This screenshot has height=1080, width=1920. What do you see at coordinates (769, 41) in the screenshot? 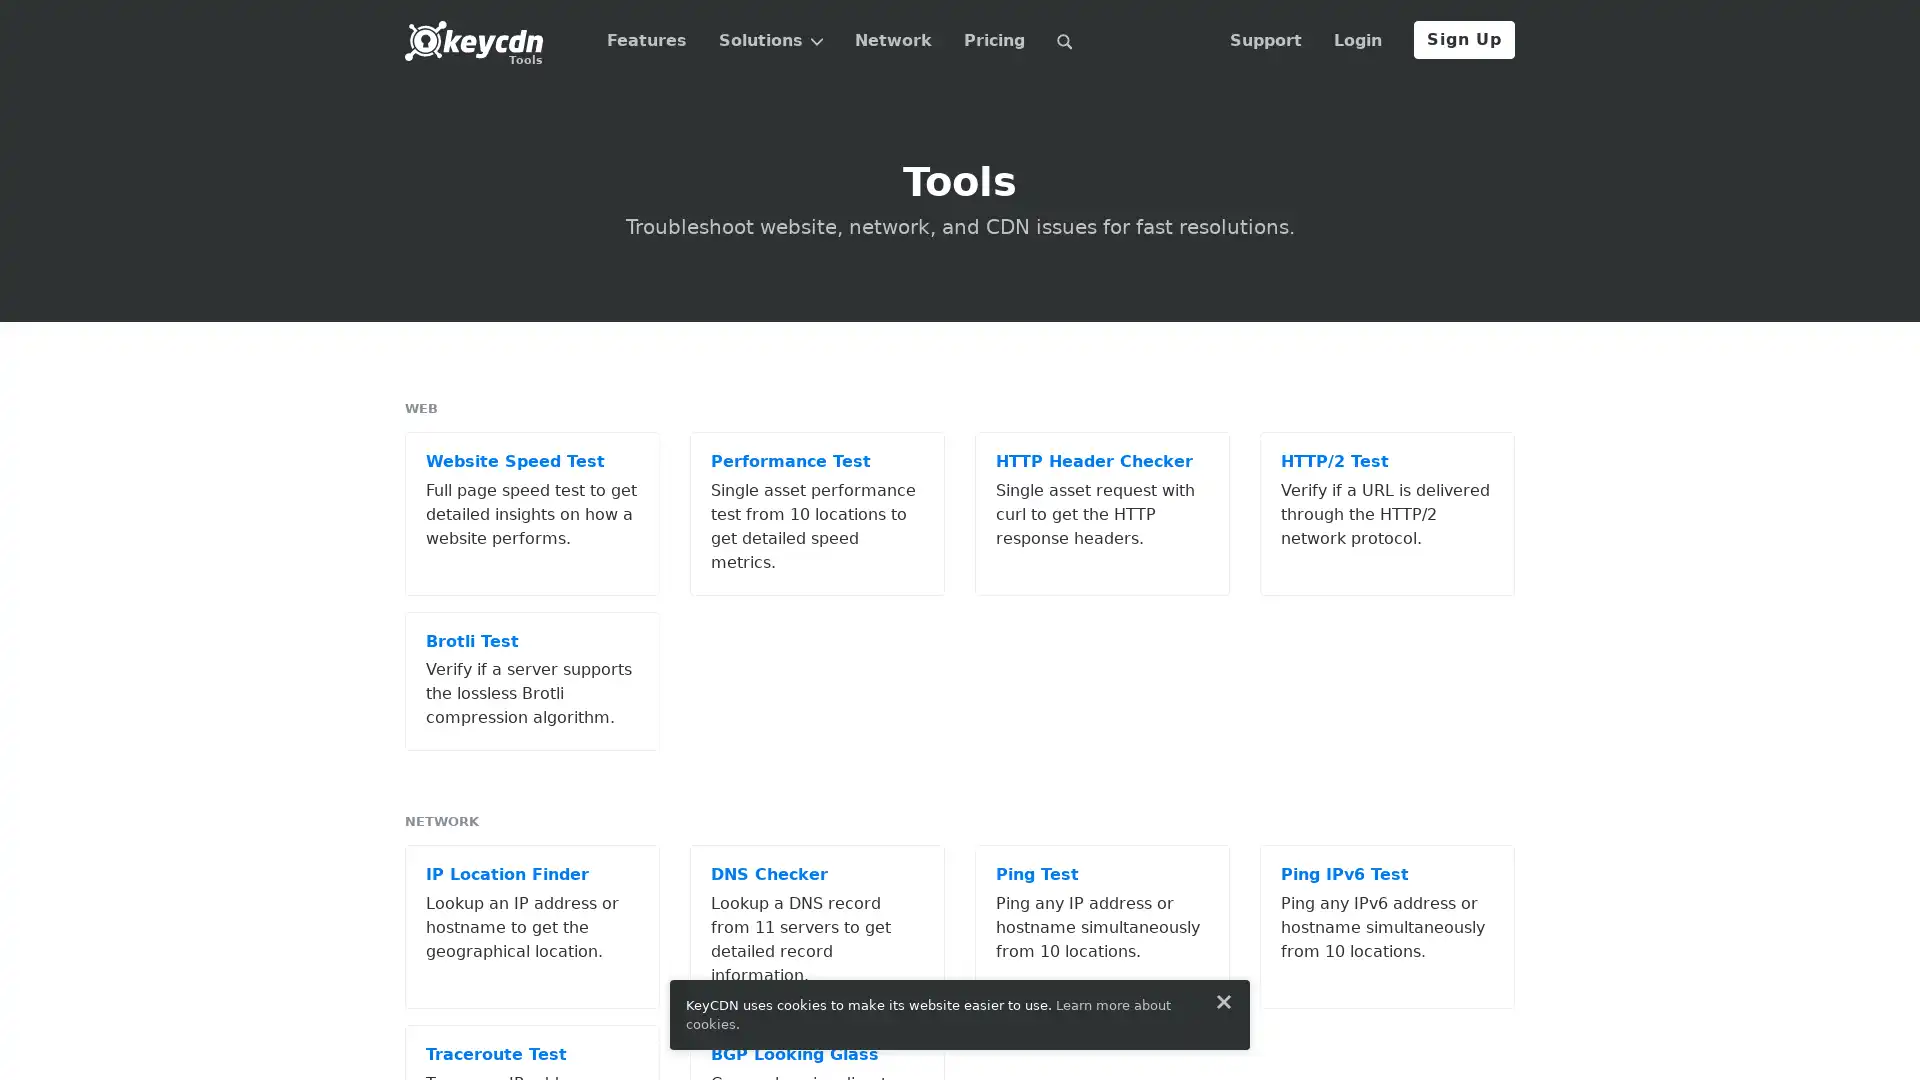
I see `Solutions` at bounding box center [769, 41].